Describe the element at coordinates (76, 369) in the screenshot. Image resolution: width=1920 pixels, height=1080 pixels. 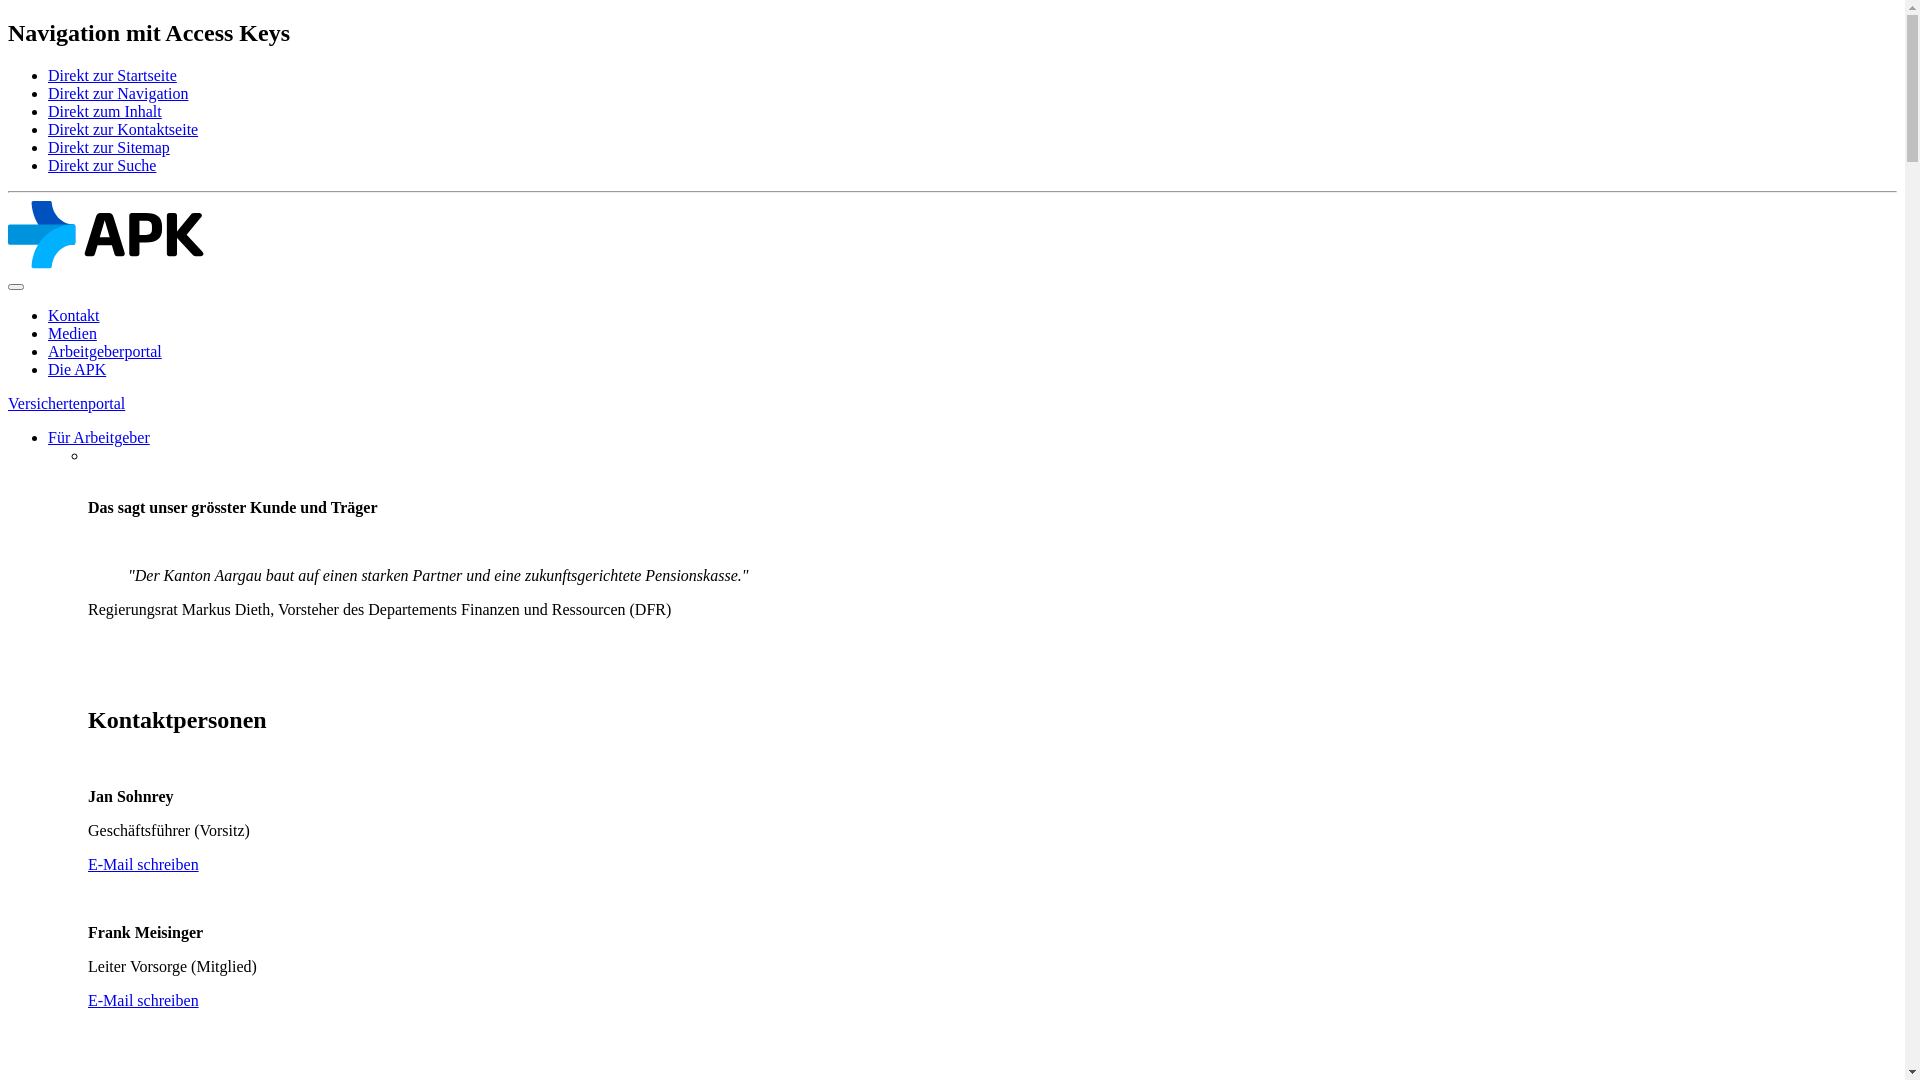
I see `'Die APK'` at that location.